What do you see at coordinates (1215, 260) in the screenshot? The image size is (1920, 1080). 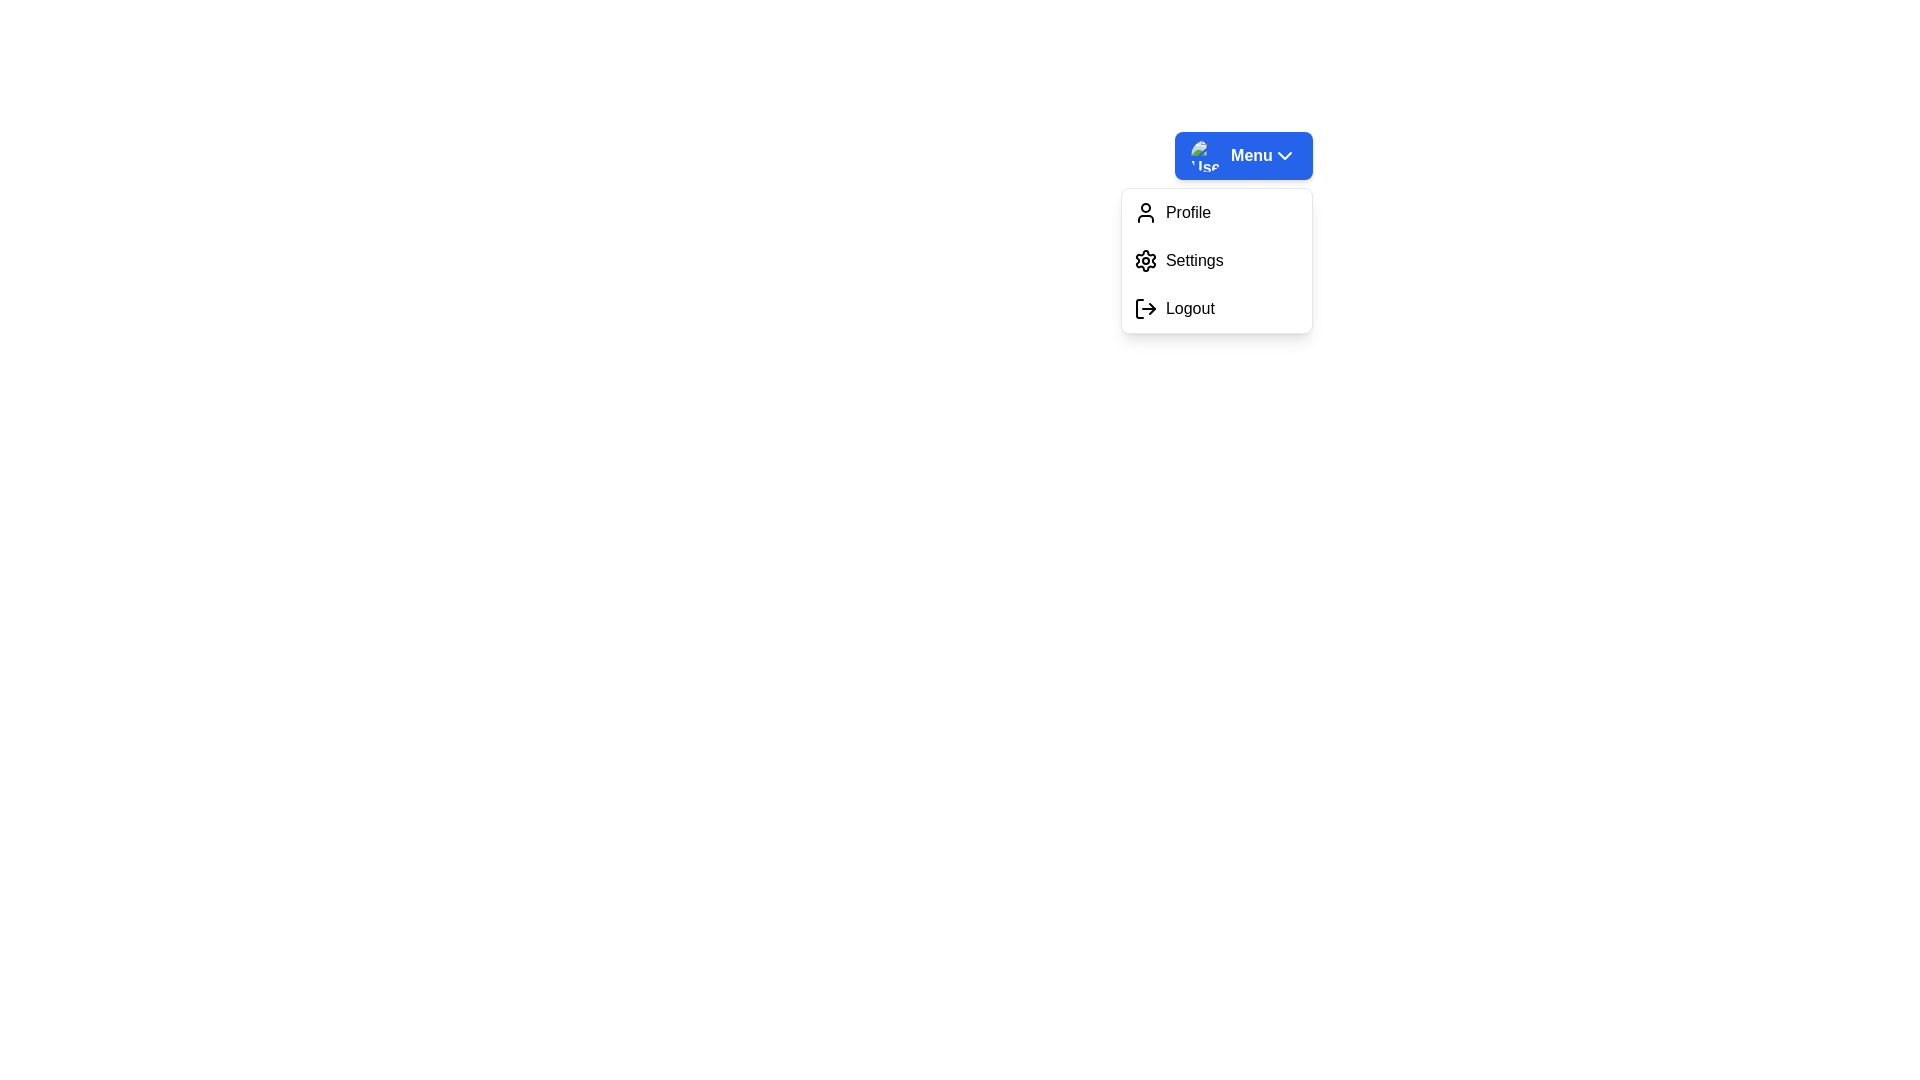 I see `the menu item labeled Settings to view its hover effect` at bounding box center [1215, 260].